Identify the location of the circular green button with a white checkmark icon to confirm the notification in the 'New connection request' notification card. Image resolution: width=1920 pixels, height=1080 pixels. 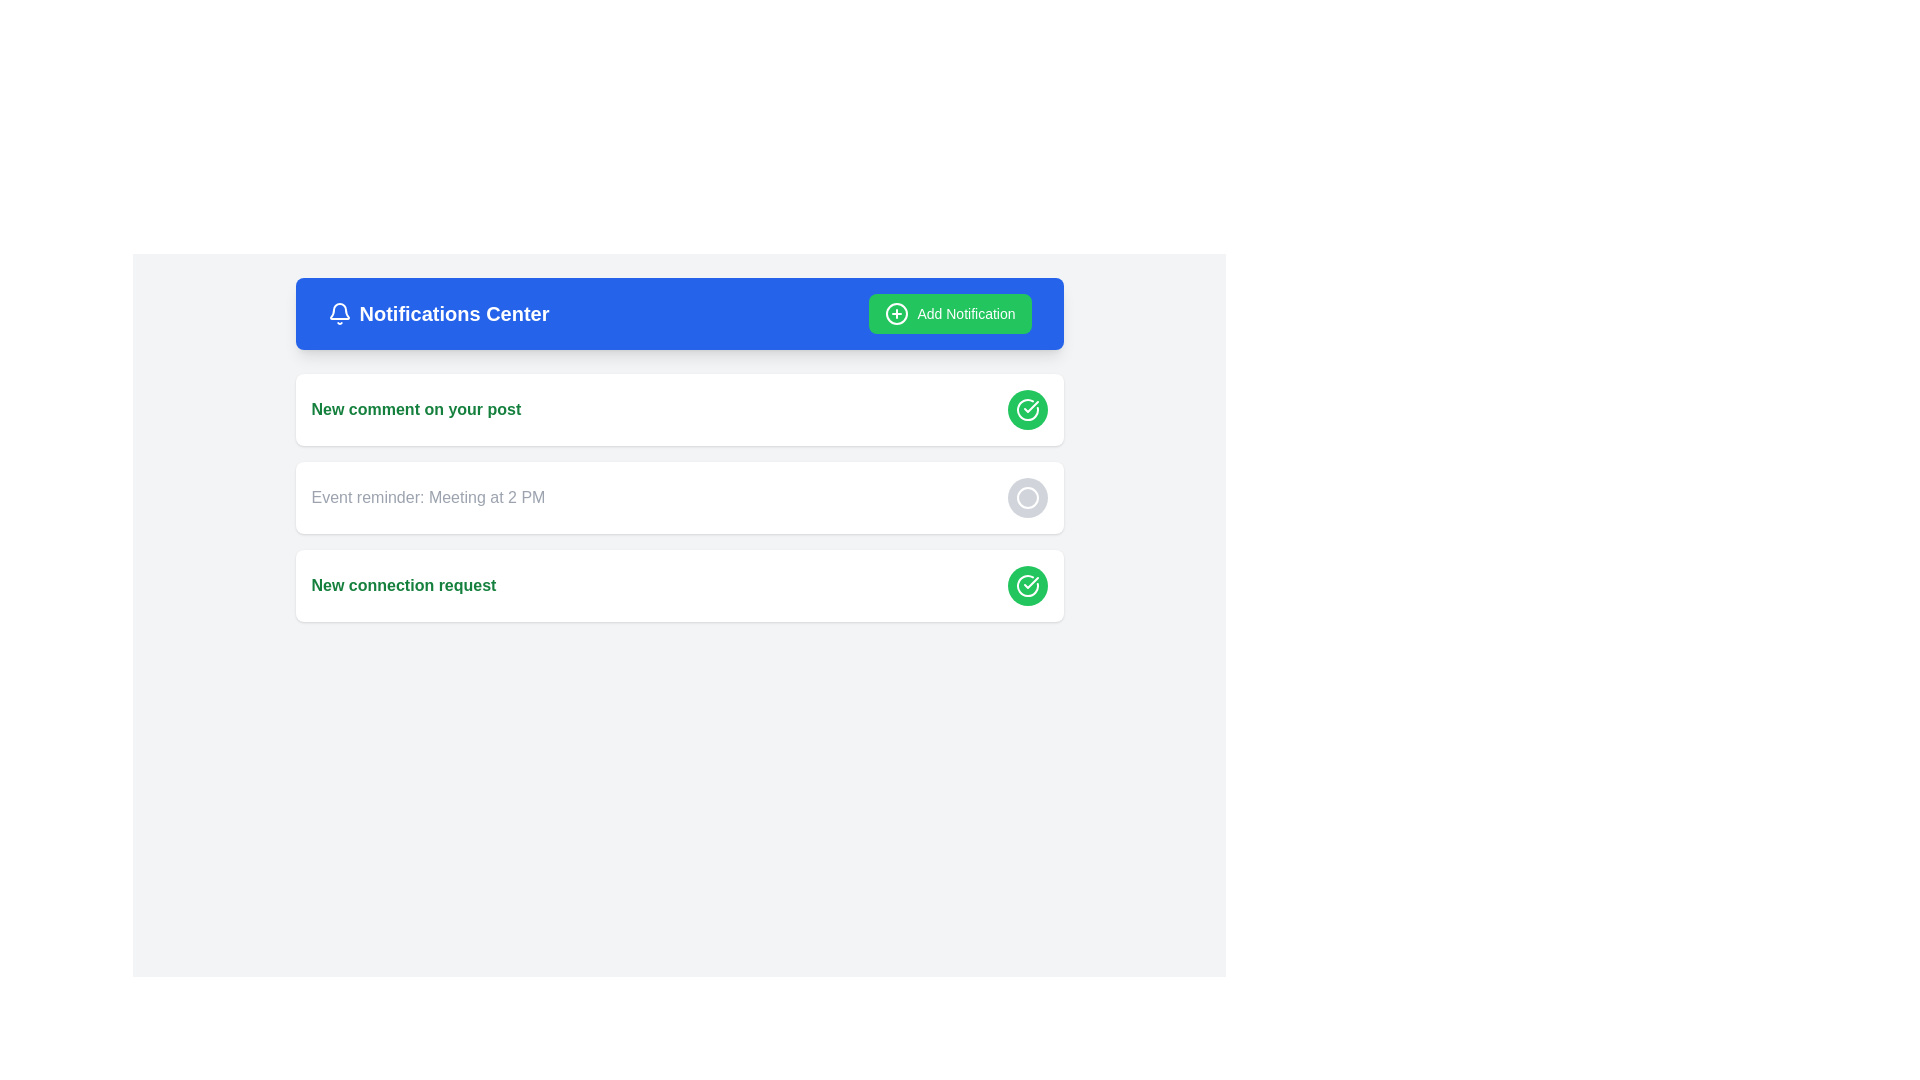
(1027, 585).